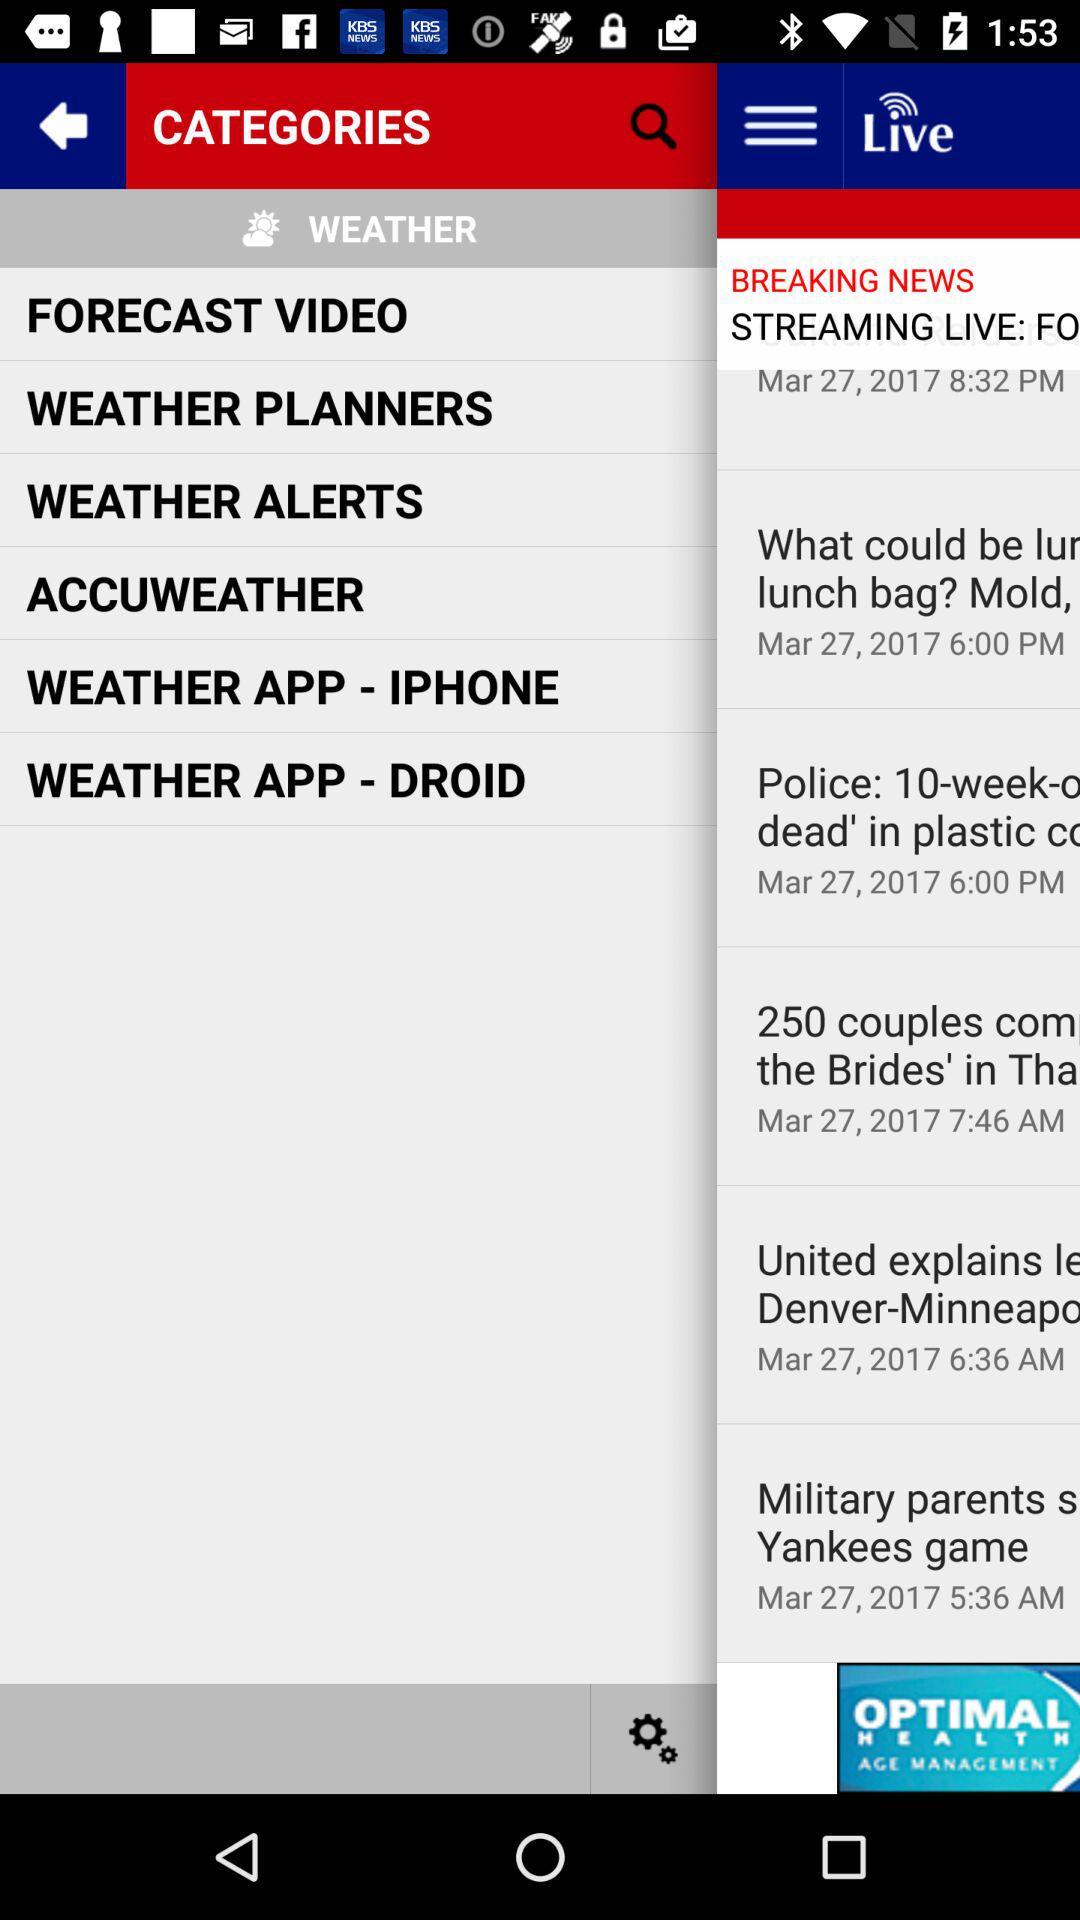 This screenshot has height=1920, width=1080. What do you see at coordinates (654, 1737) in the screenshot?
I see `settings` at bounding box center [654, 1737].